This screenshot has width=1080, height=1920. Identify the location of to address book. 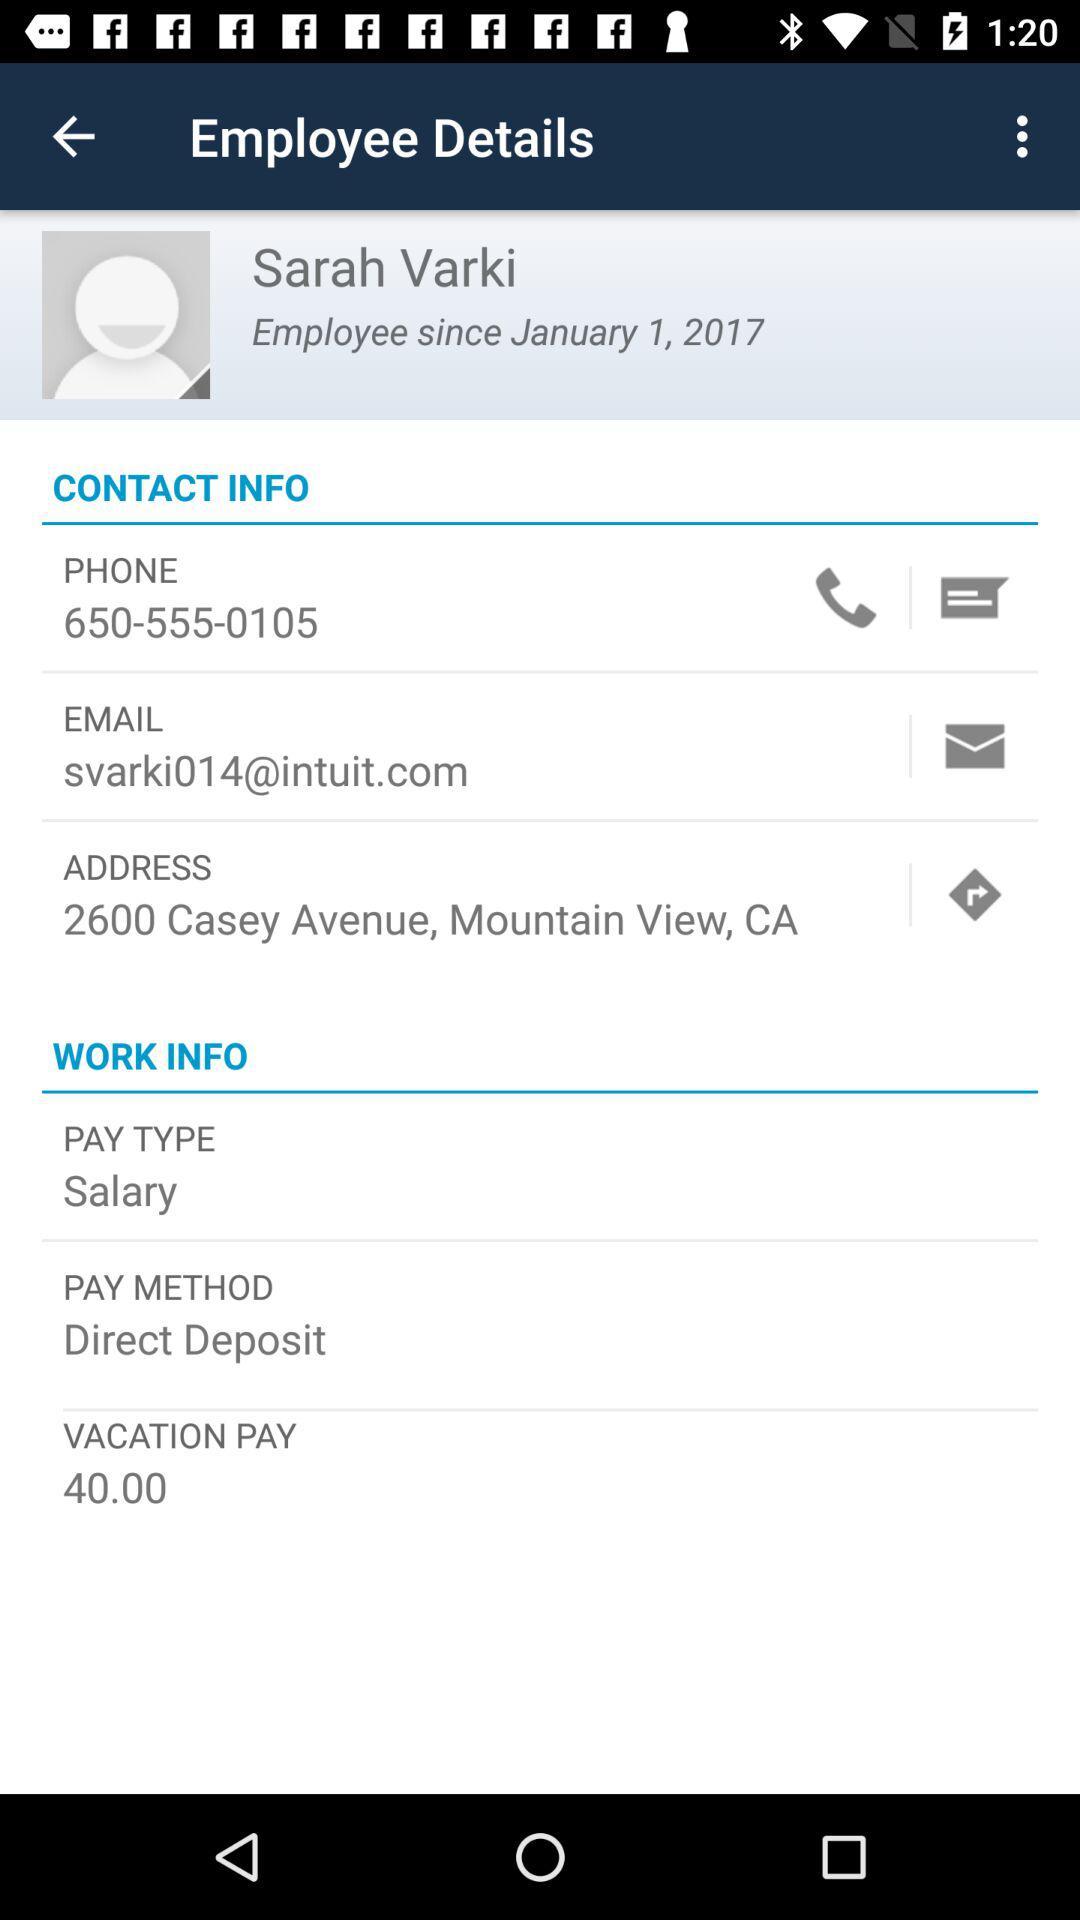
(974, 596).